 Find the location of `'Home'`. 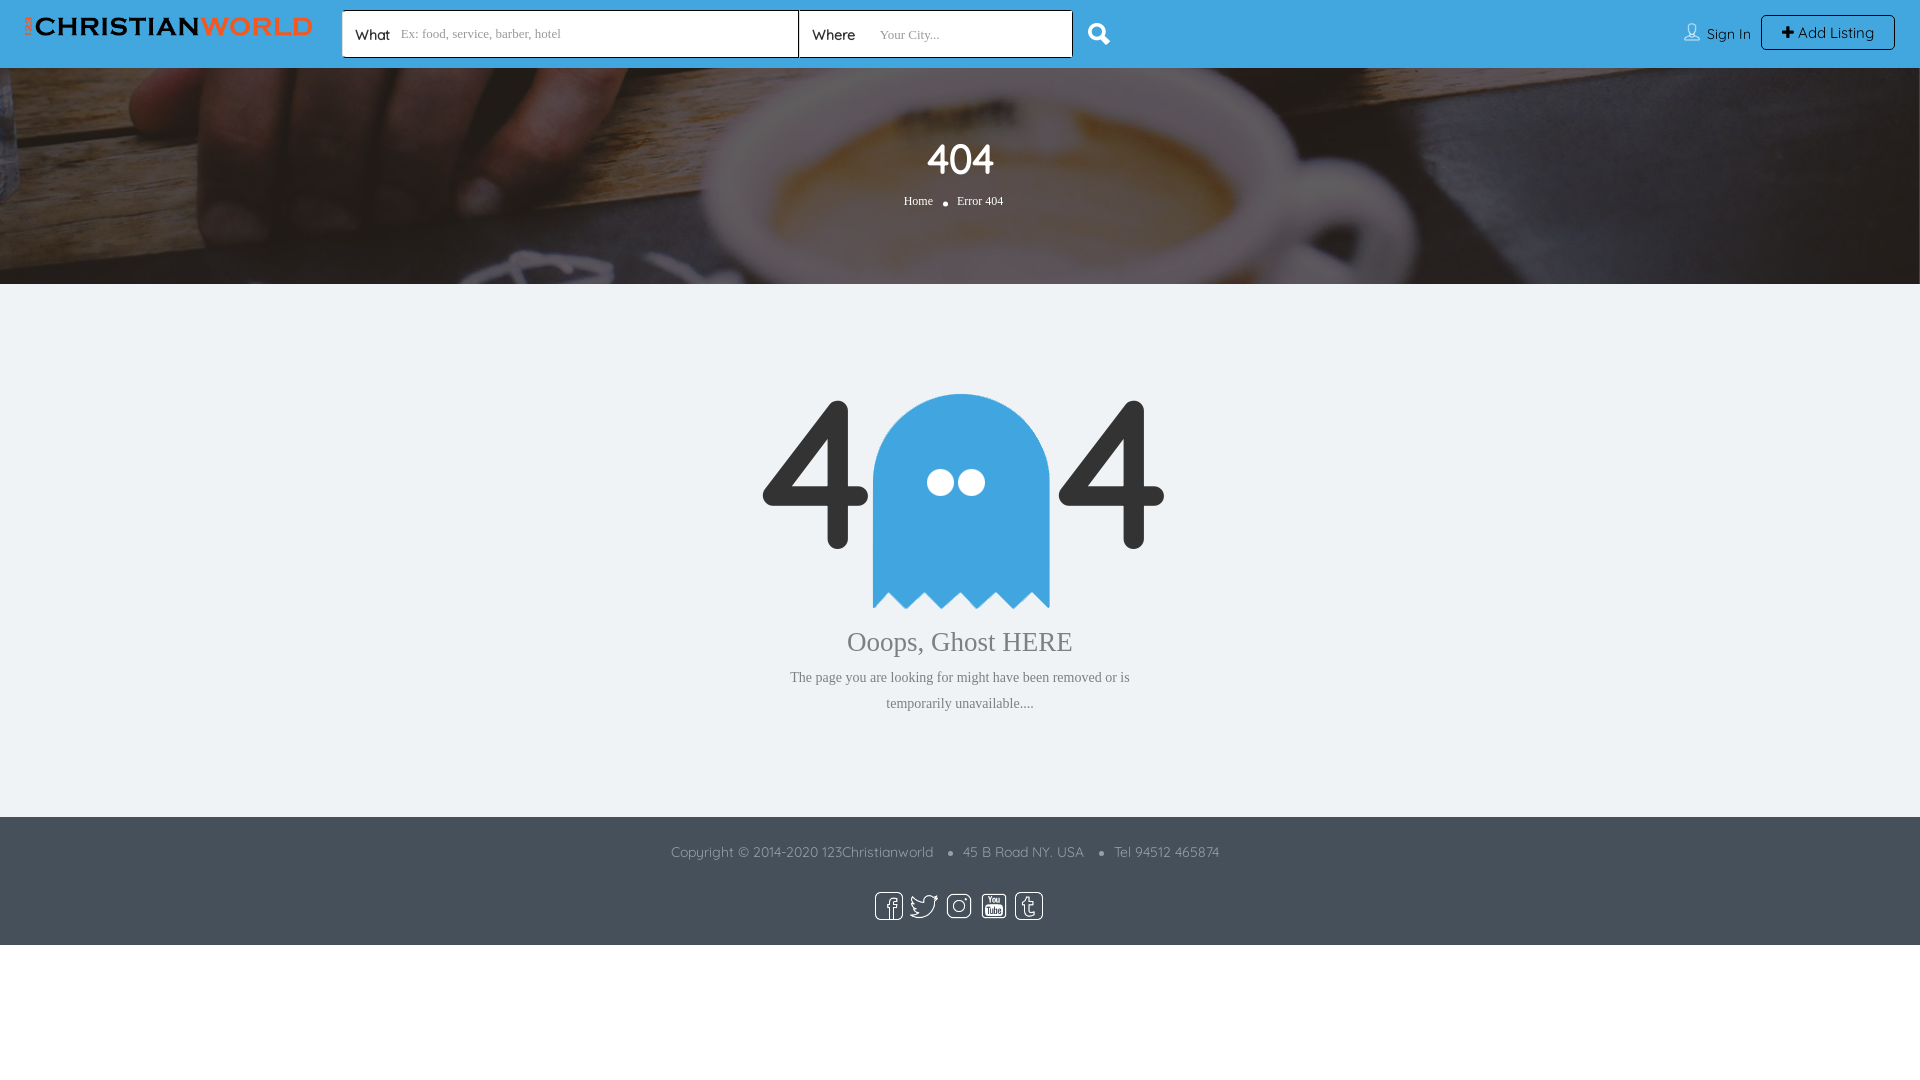

'Home' is located at coordinates (917, 201).